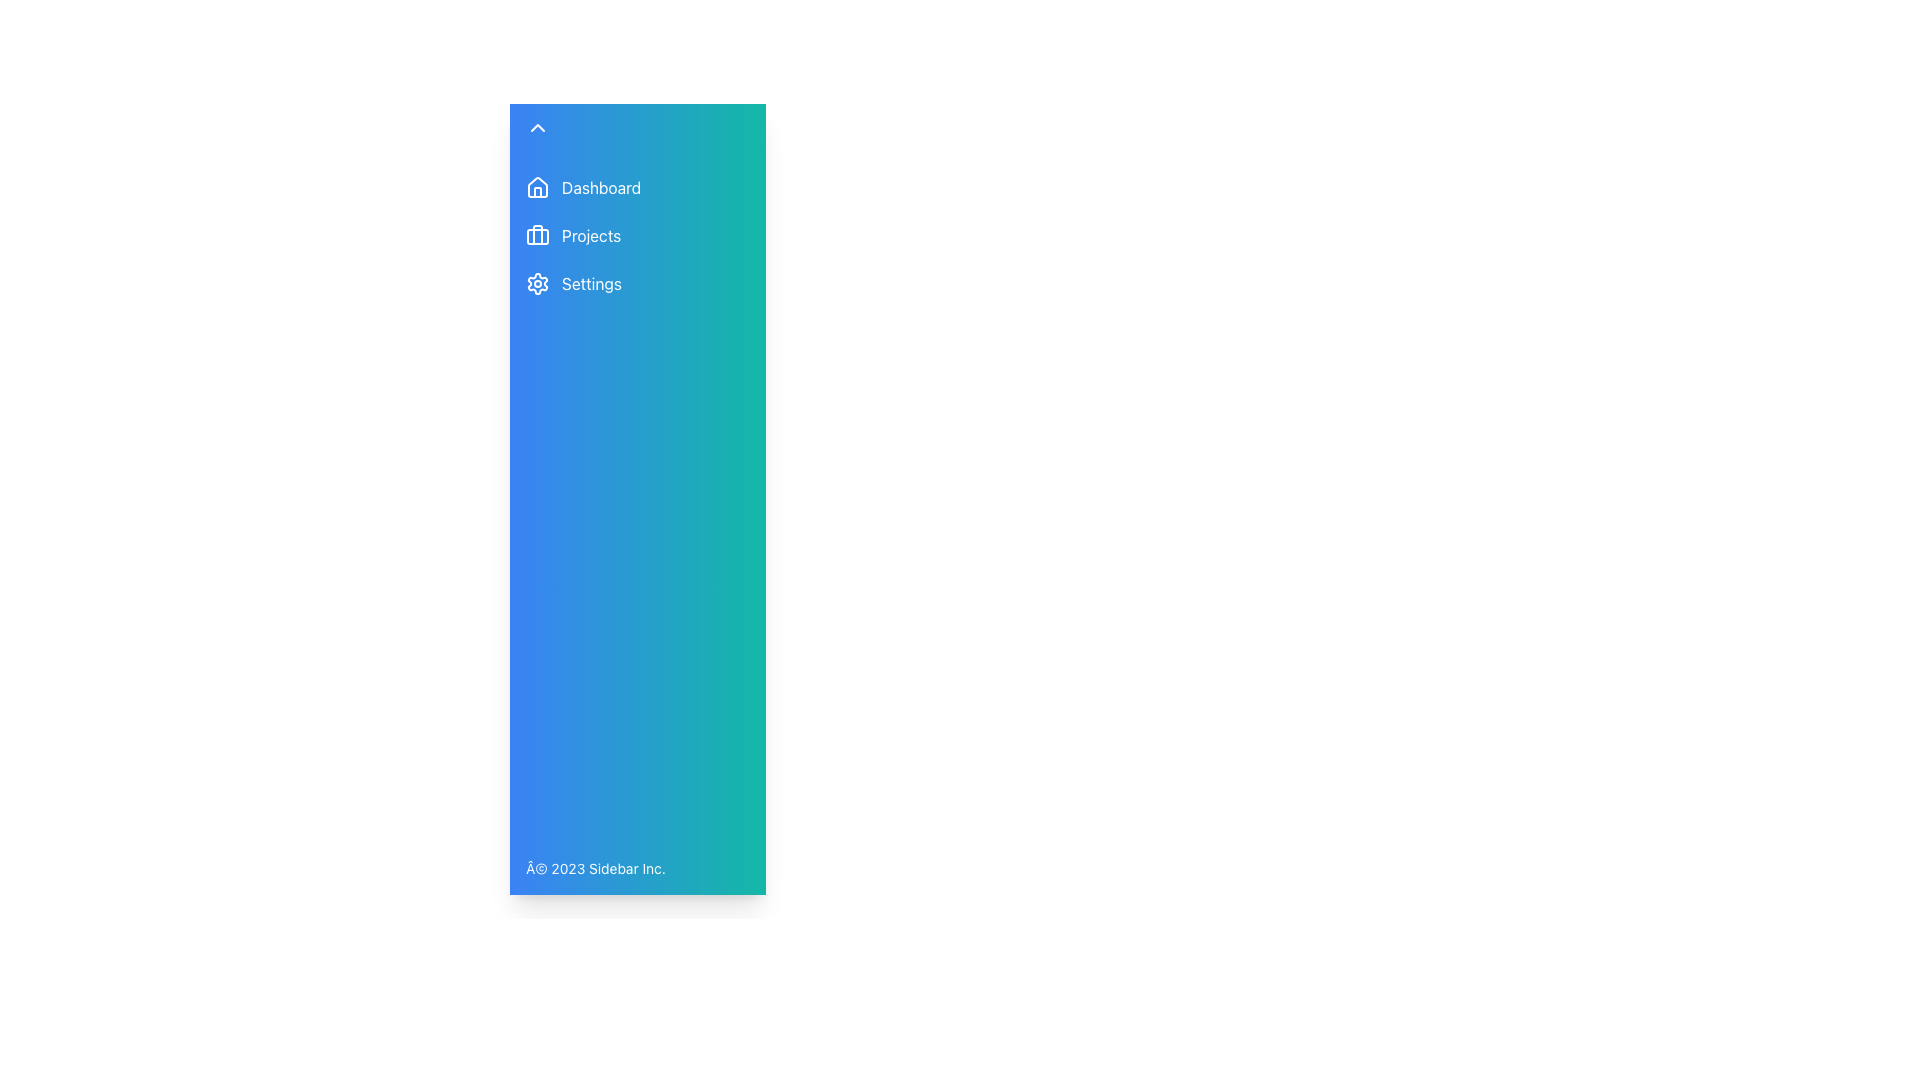 The height and width of the screenshot is (1080, 1920). What do you see at coordinates (594, 234) in the screenshot?
I see `the middle item of the Navigational Menu, which is labeled 'Projects'` at bounding box center [594, 234].